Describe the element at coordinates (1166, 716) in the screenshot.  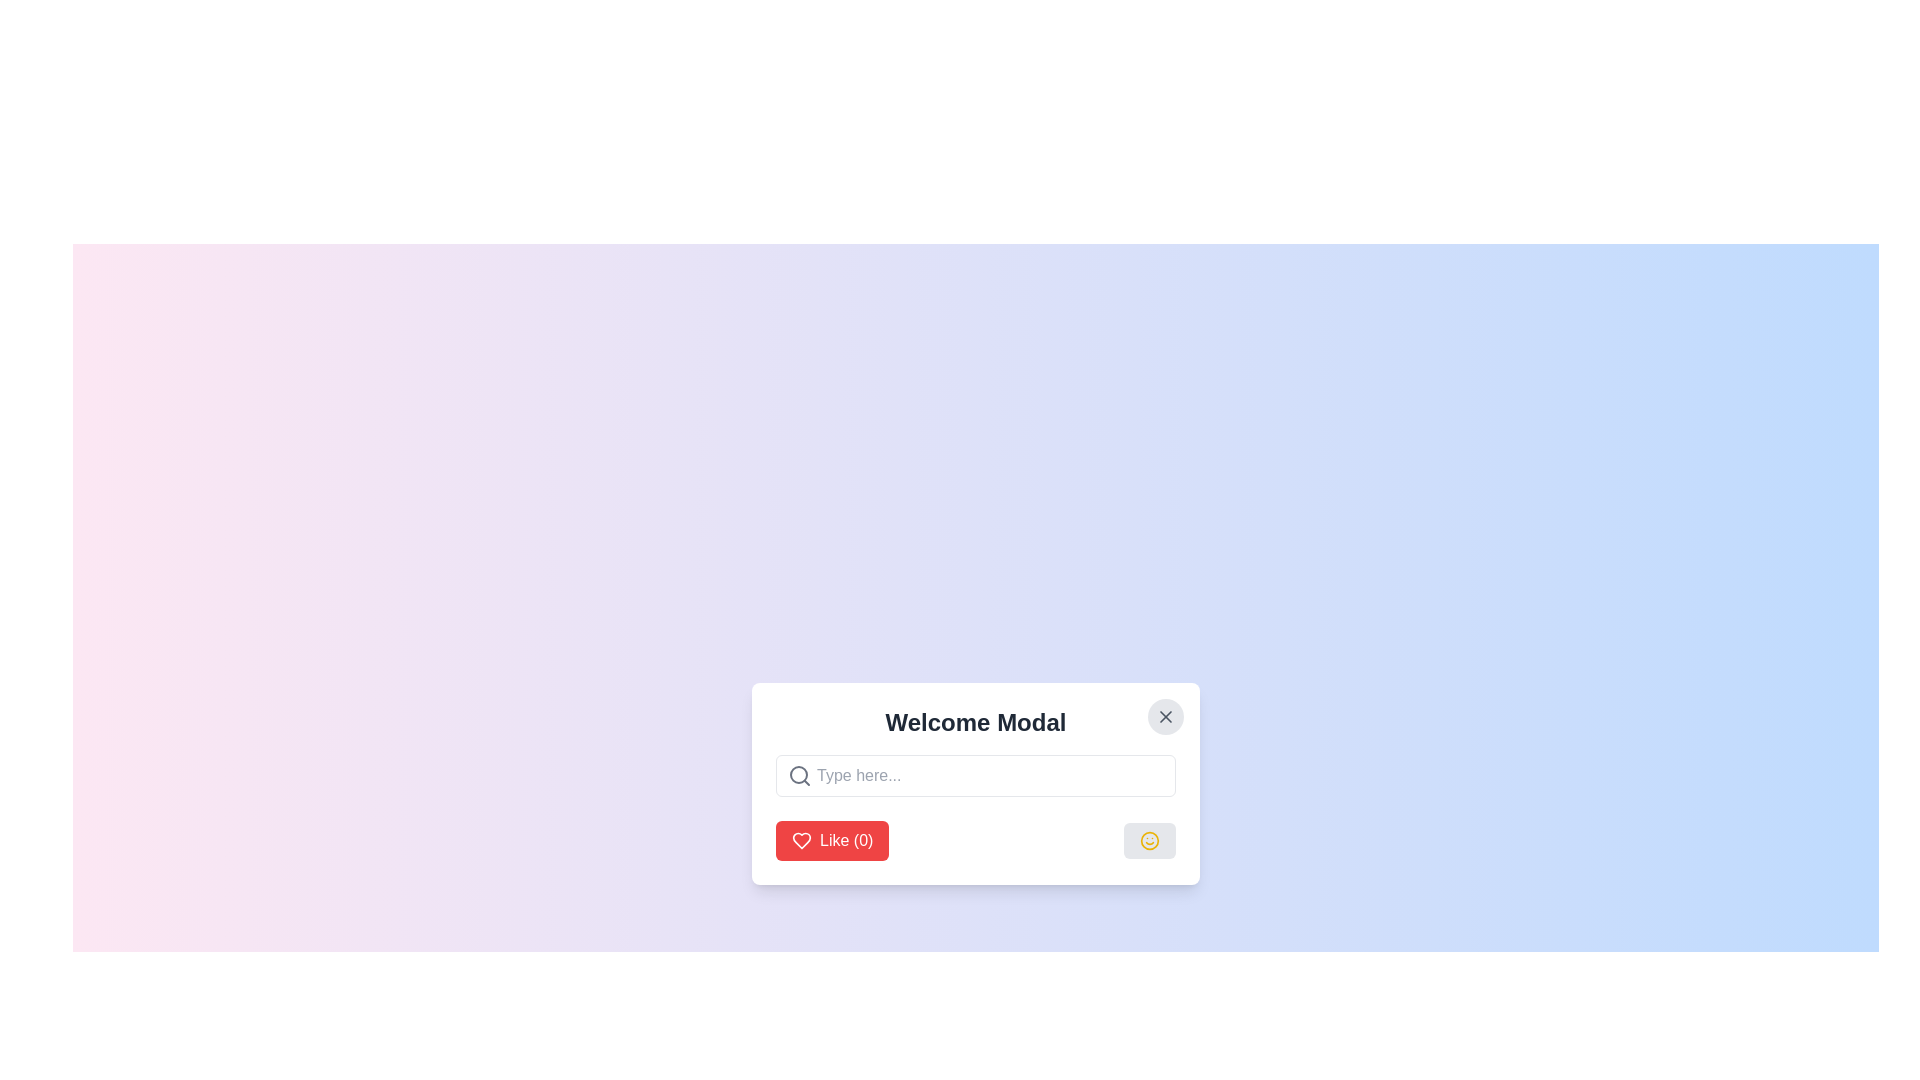
I see `the close button icon represented by an 'X' symbol in the top-right corner of the modal to trigger visual feedback` at that location.